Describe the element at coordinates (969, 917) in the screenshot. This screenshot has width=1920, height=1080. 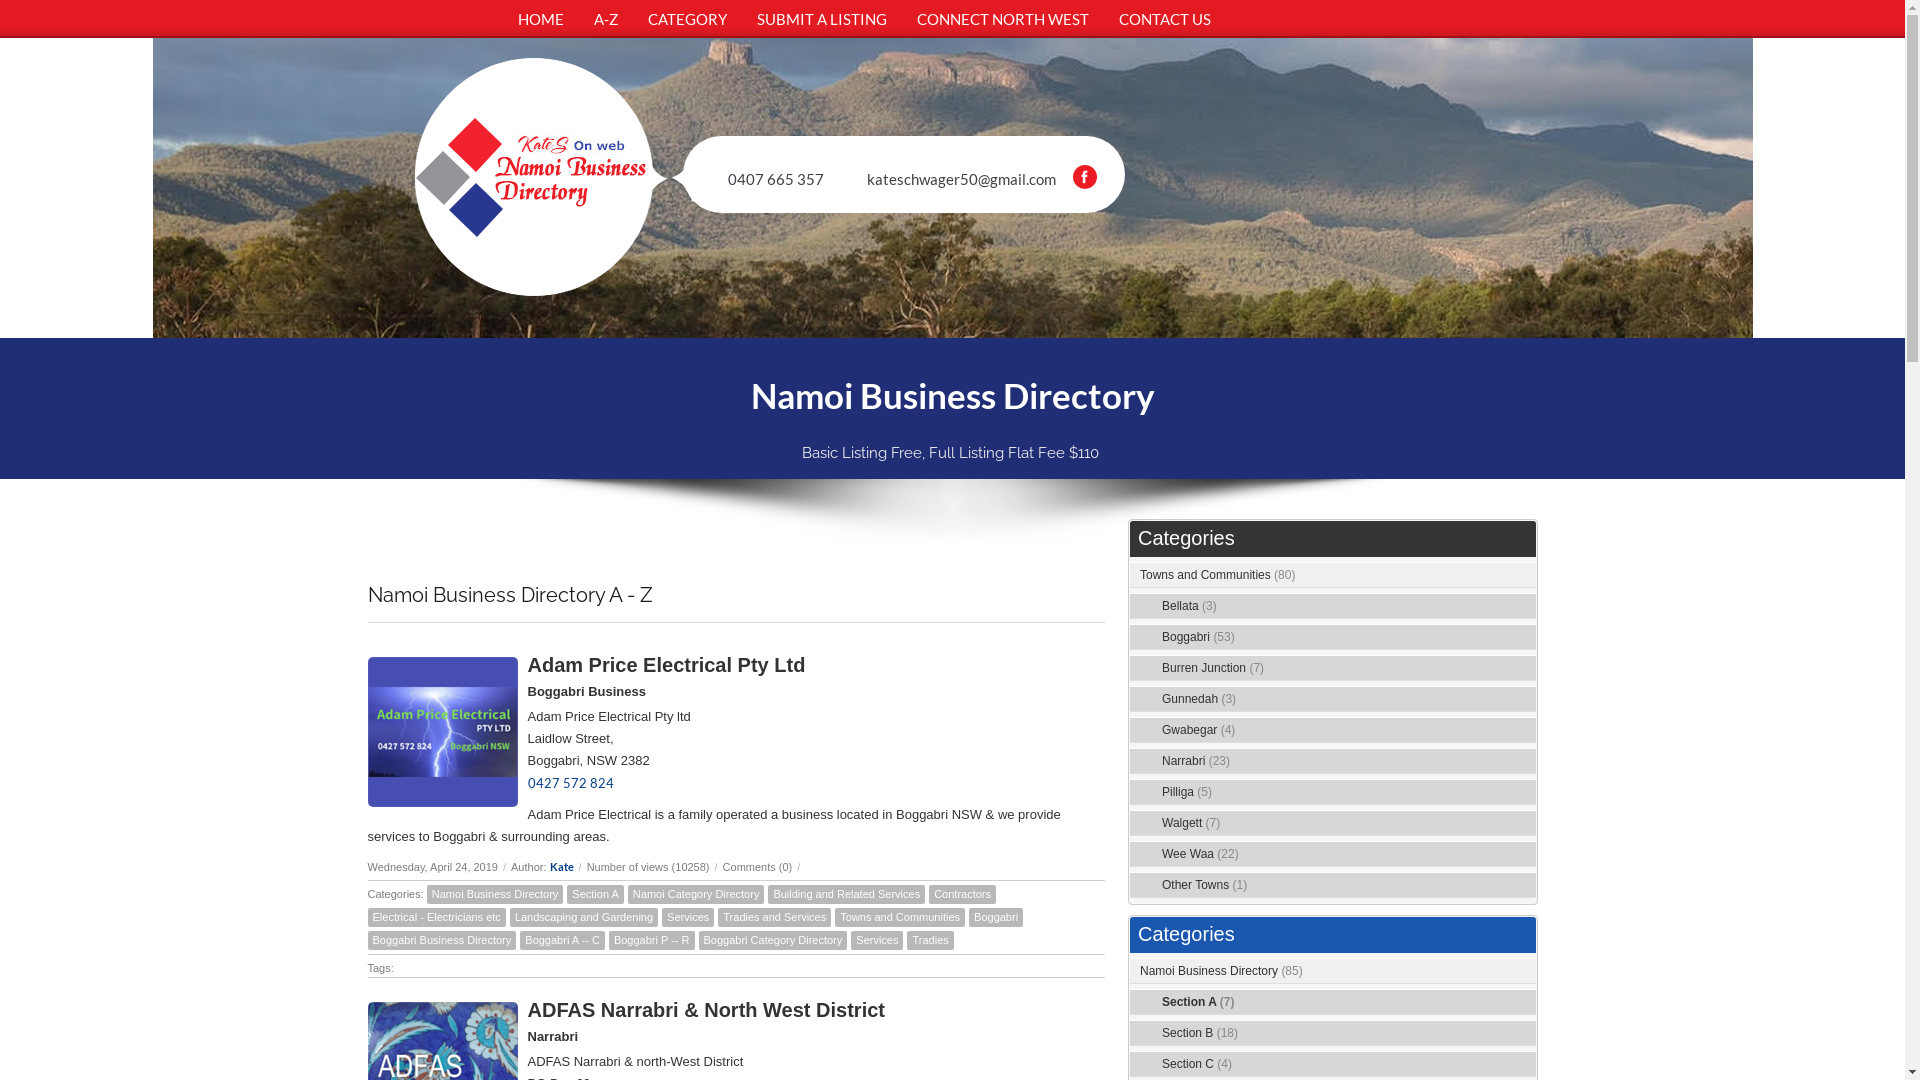
I see `'Boggabri'` at that location.